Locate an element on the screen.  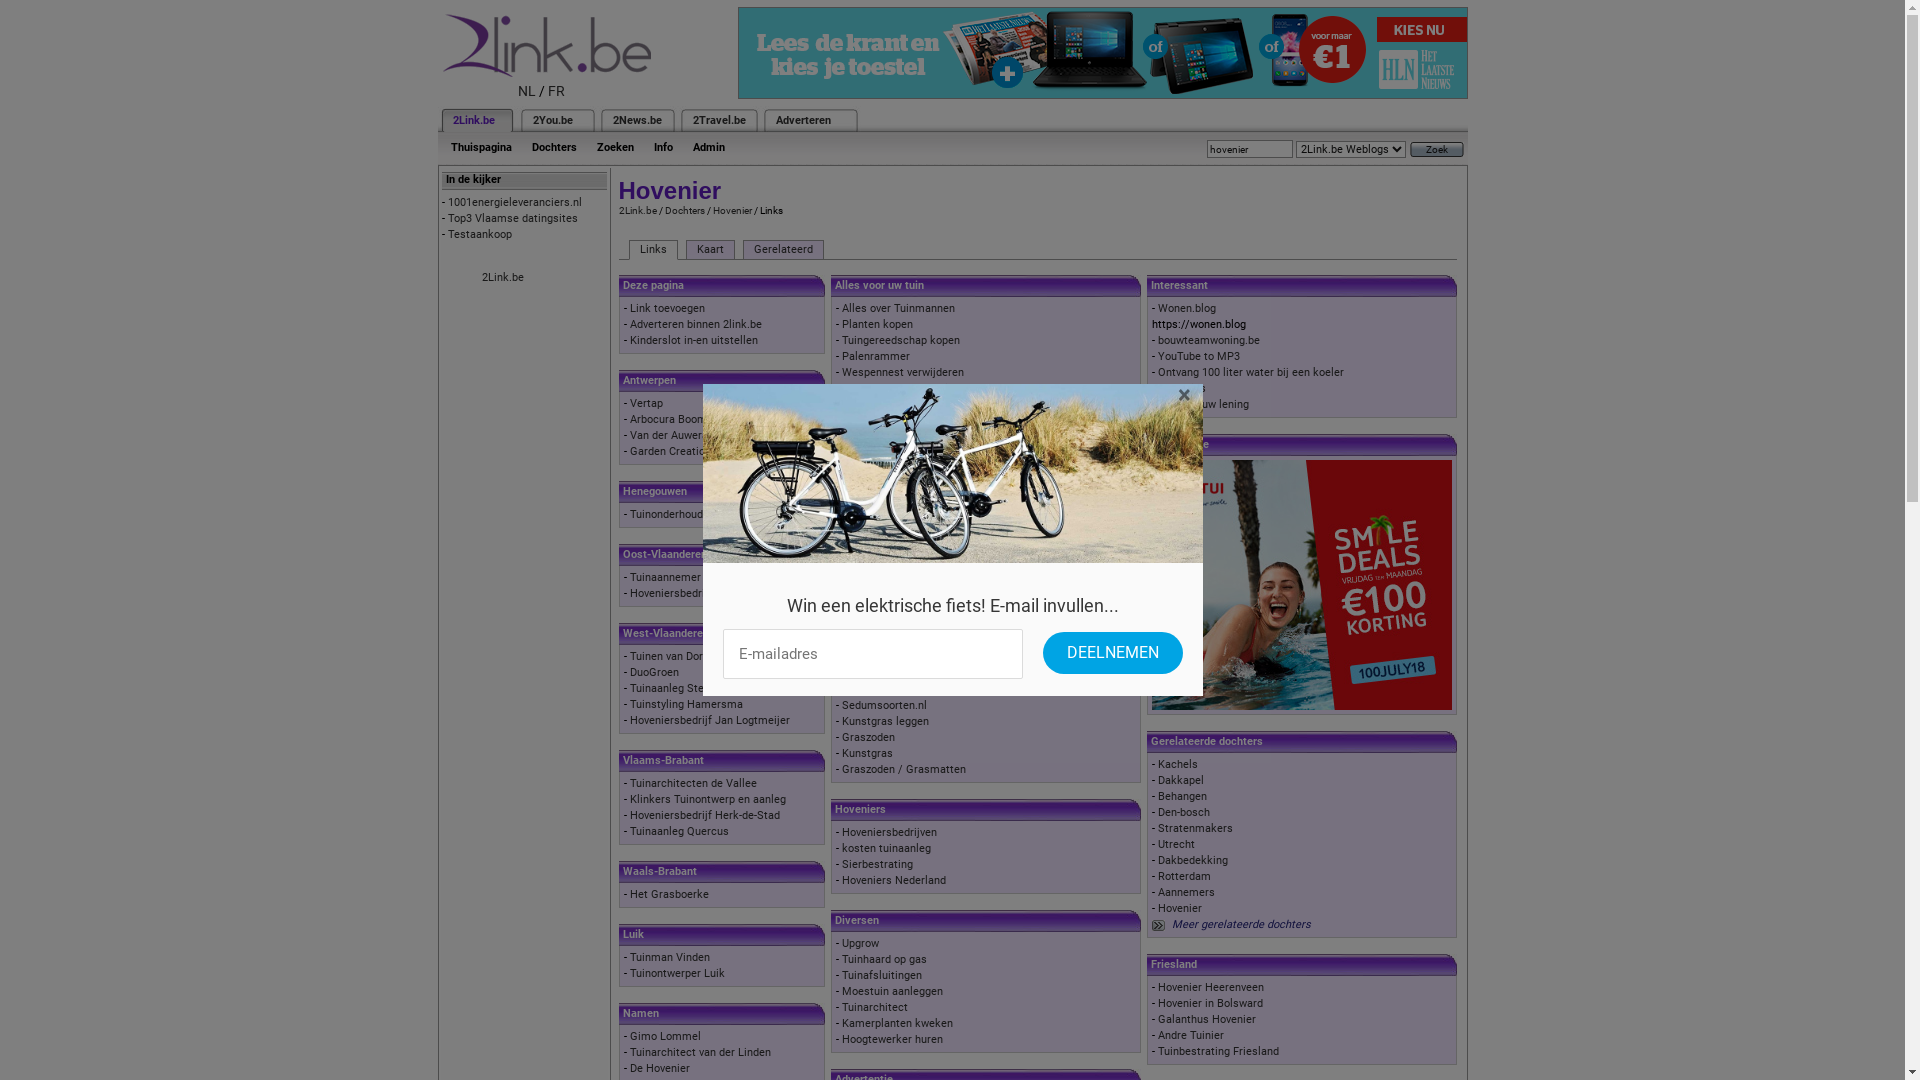
'Hoveniersbedrijven' is located at coordinates (888, 832).